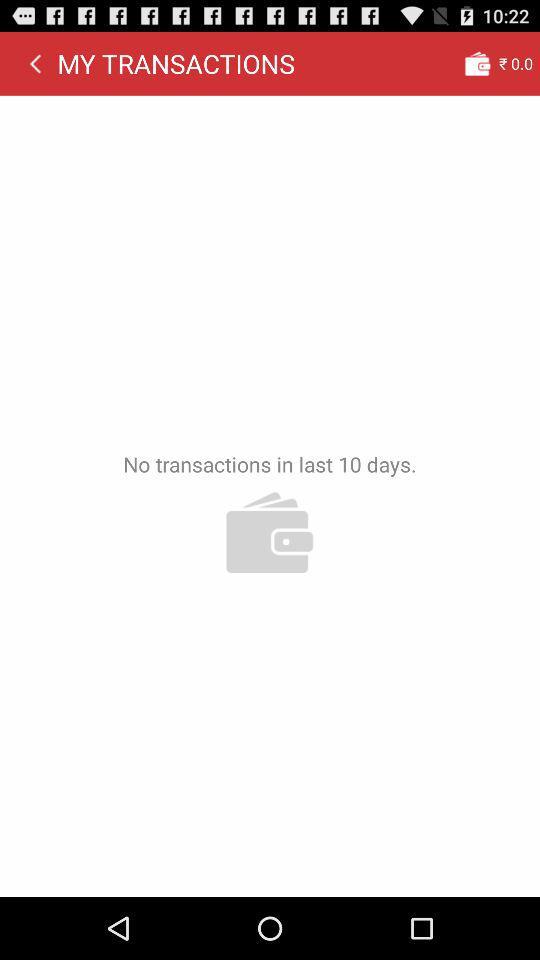 The width and height of the screenshot is (540, 960). I want to click on click transaction option, so click(476, 63).